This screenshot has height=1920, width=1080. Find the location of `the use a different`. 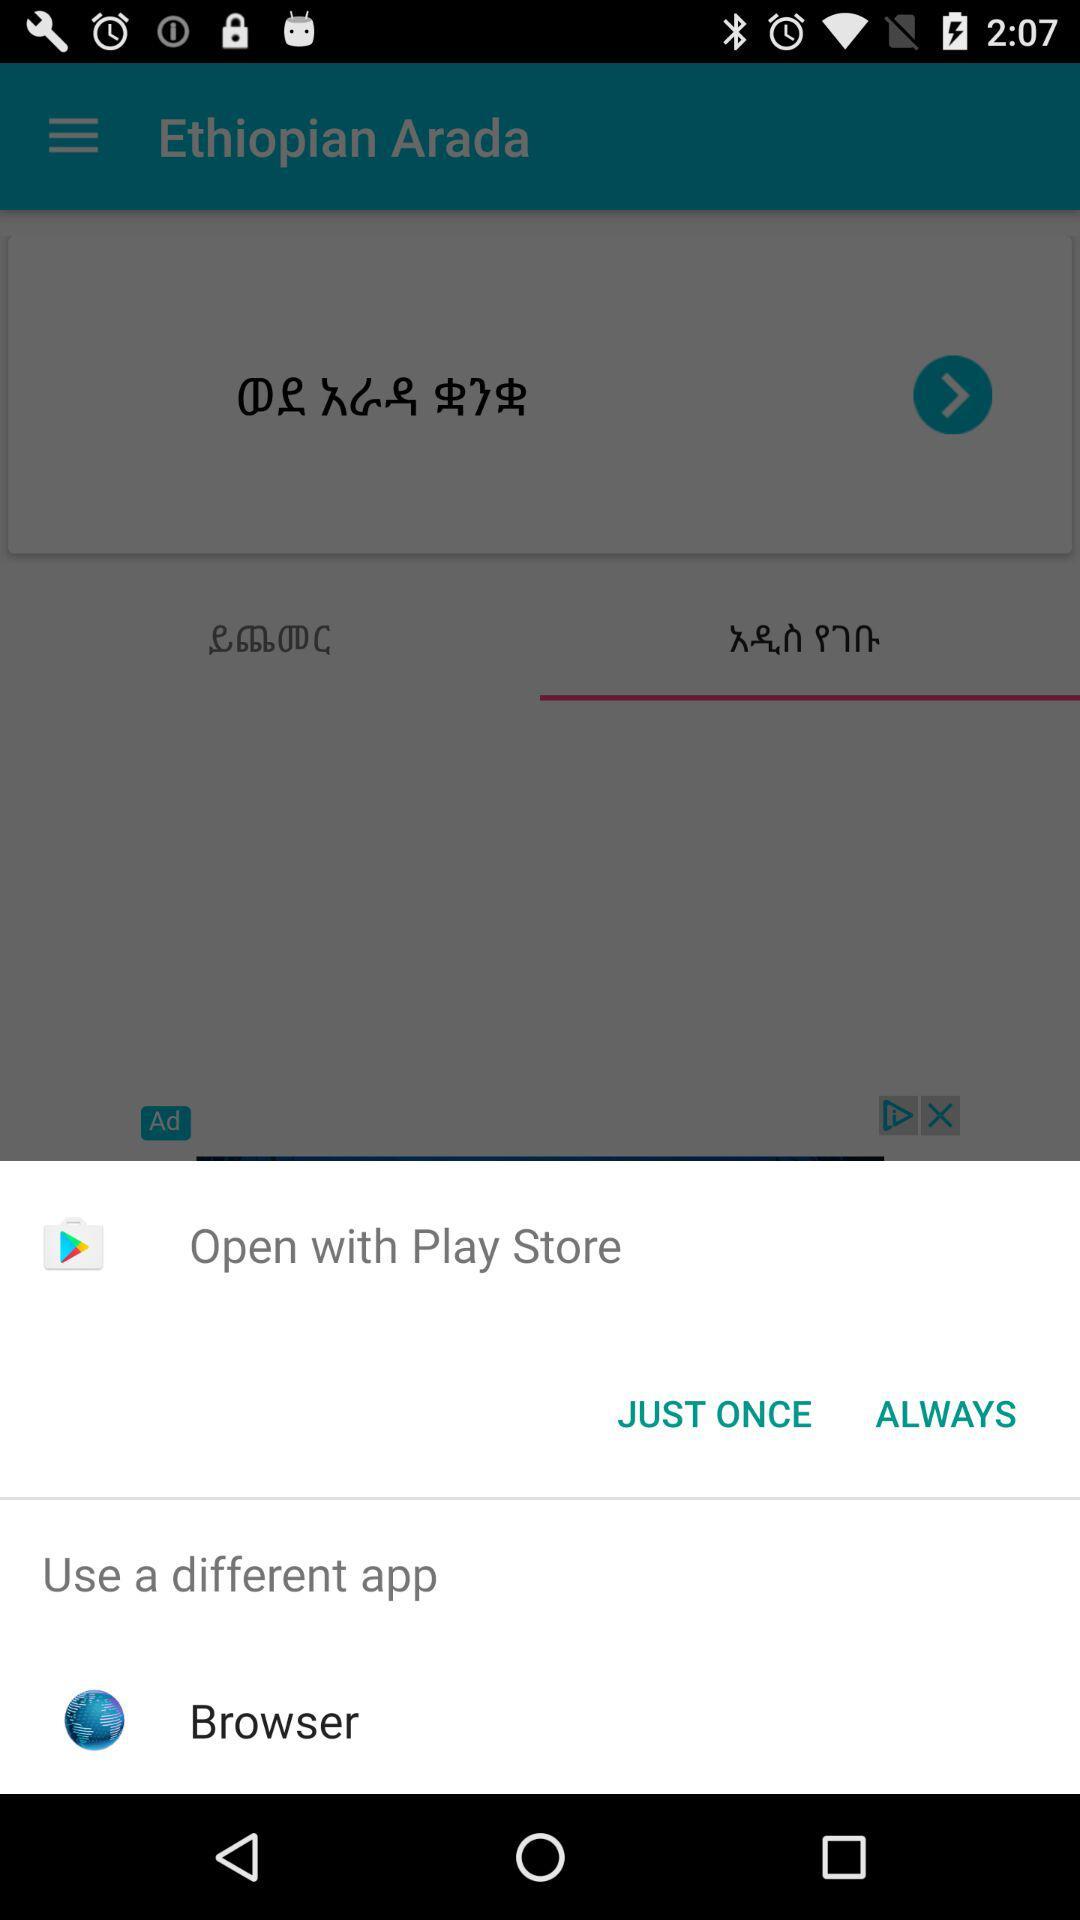

the use a different is located at coordinates (540, 1572).